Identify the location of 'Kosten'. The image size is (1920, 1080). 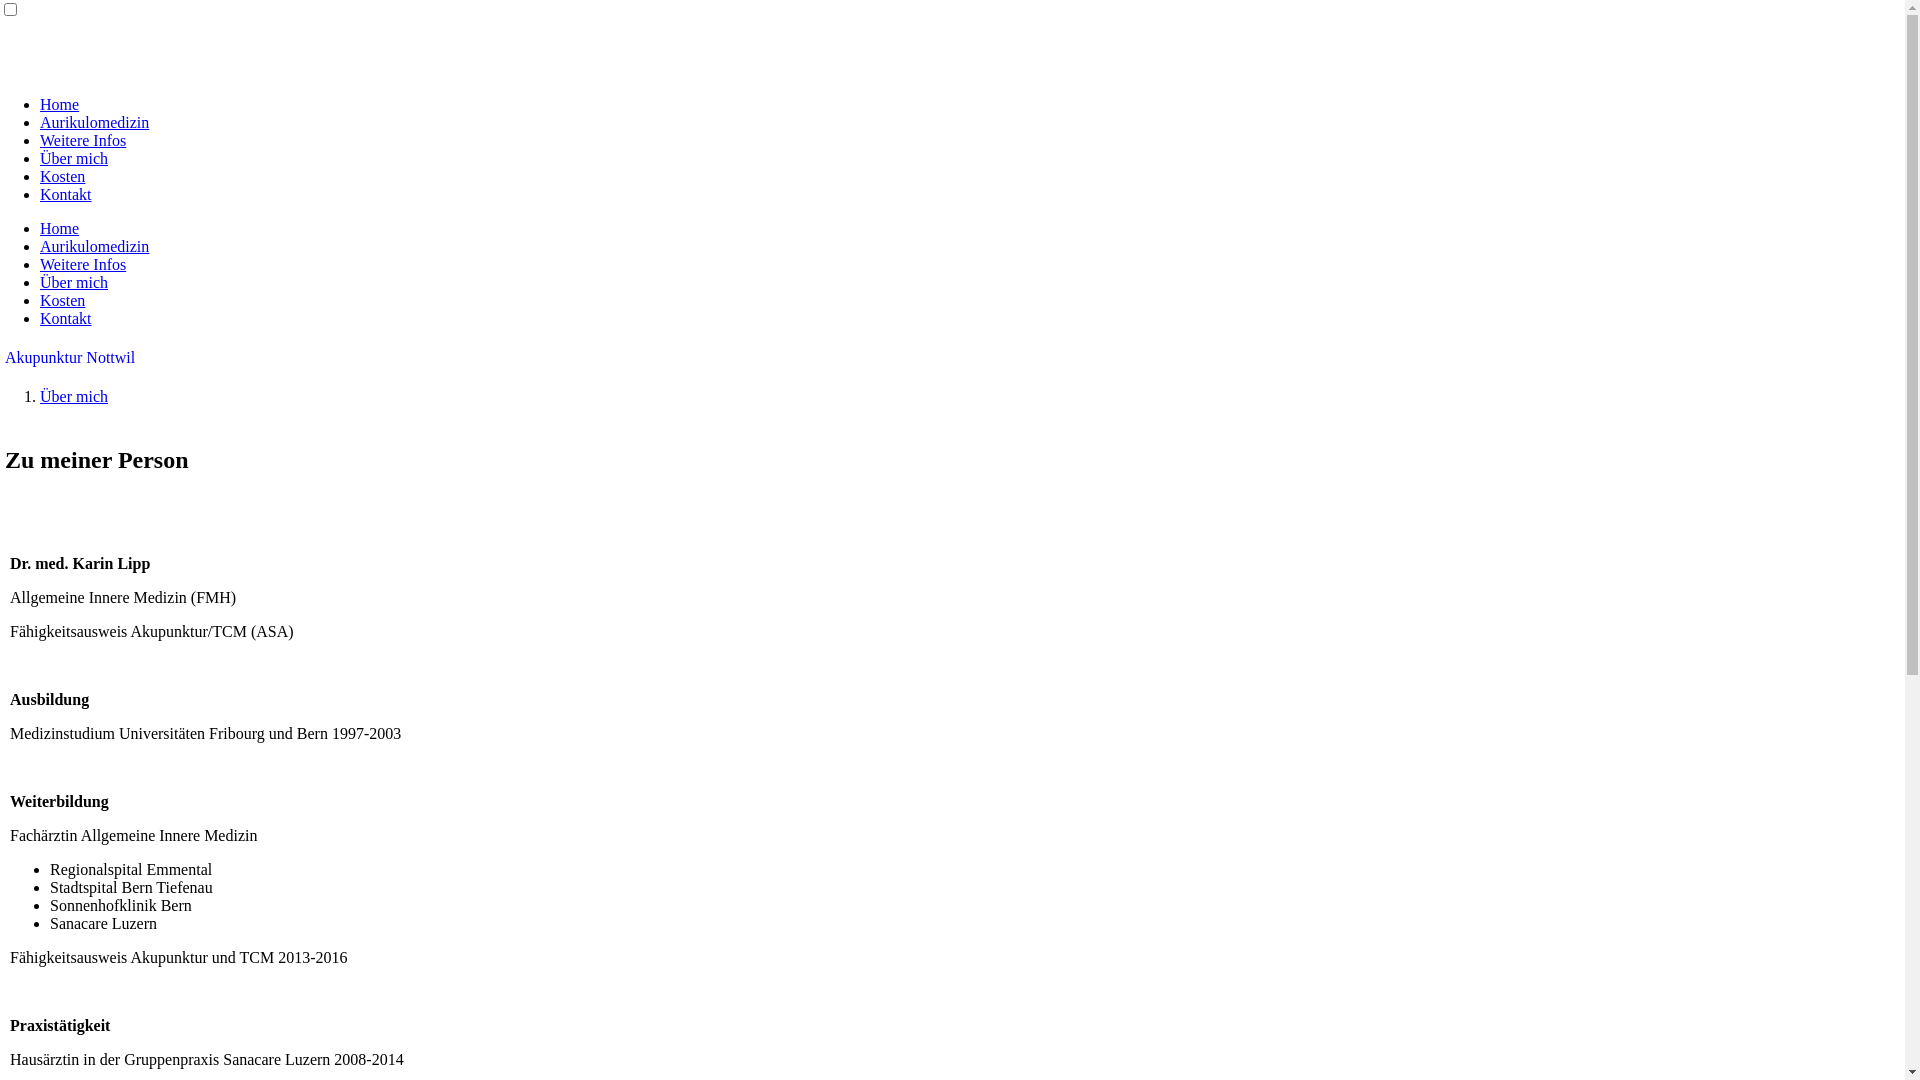
(62, 175).